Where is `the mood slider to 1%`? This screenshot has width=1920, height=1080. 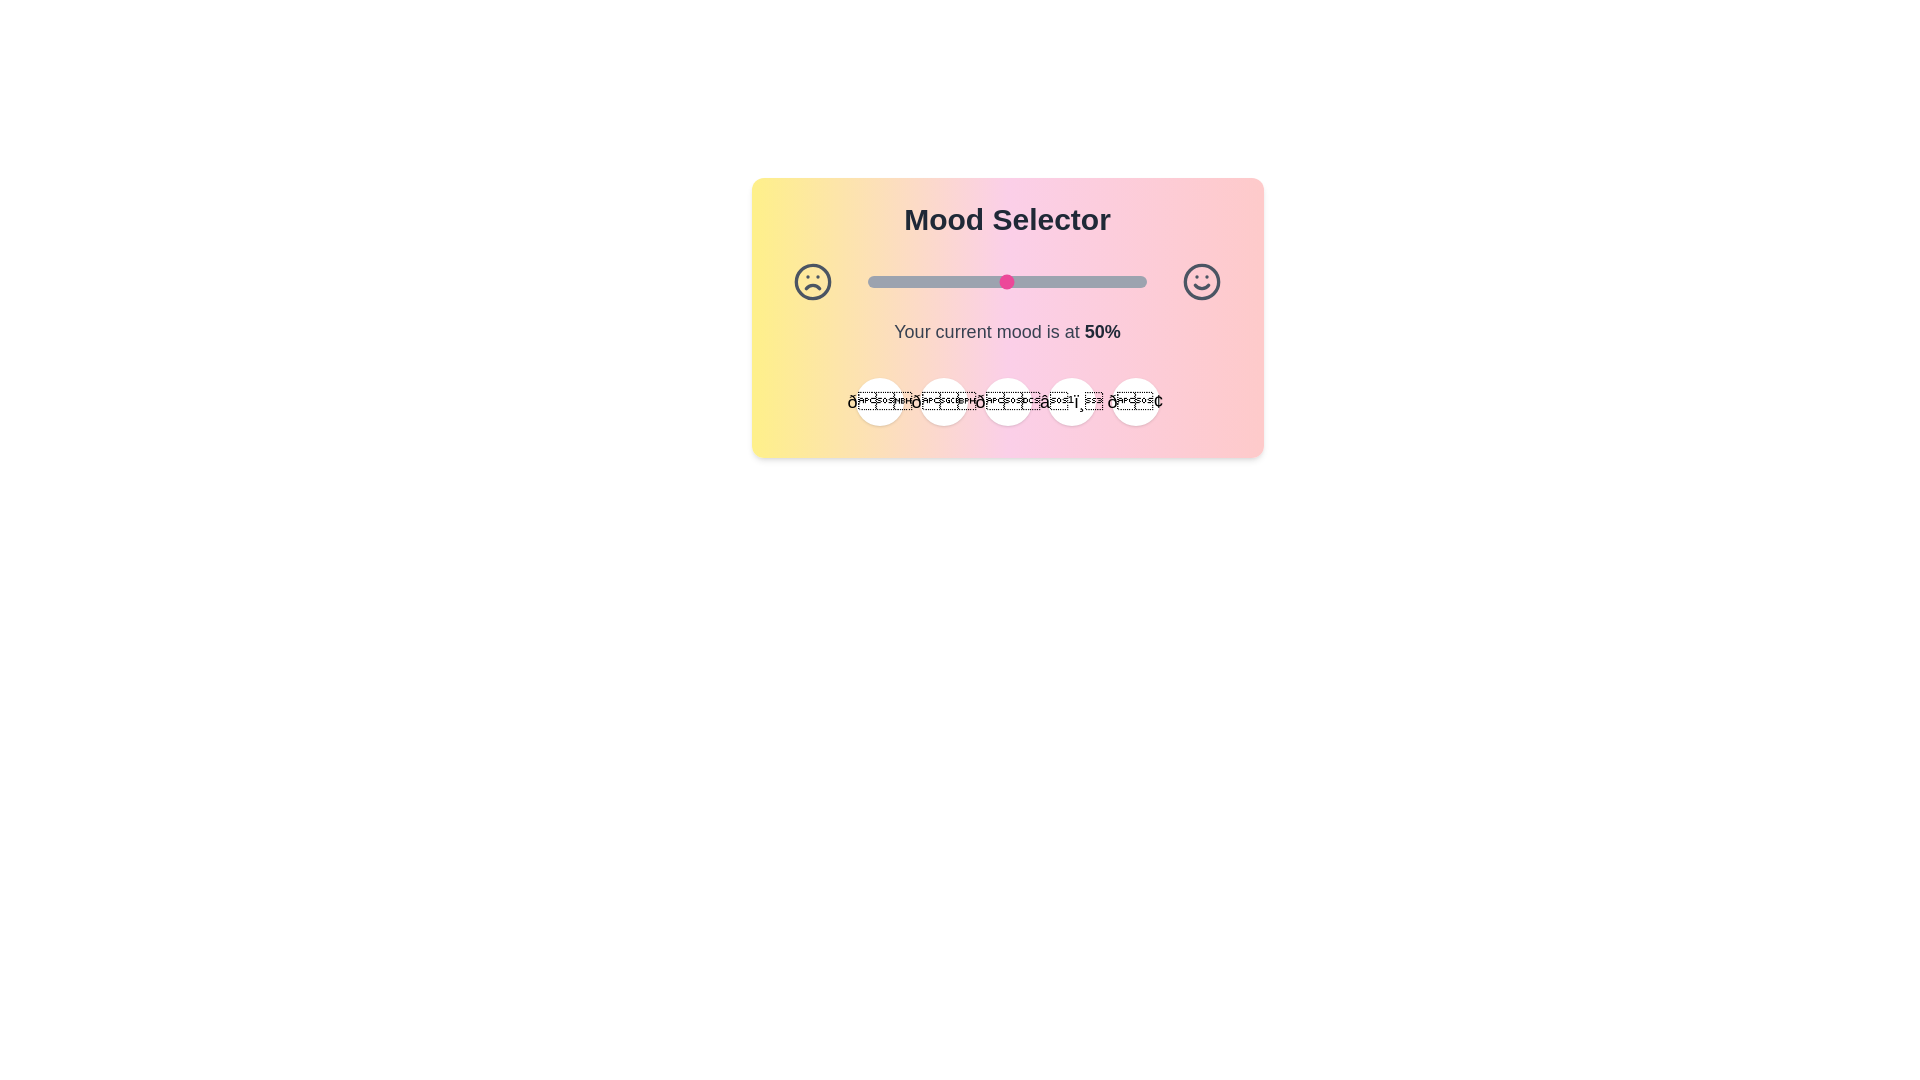
the mood slider to 1% is located at coordinates (871, 281).